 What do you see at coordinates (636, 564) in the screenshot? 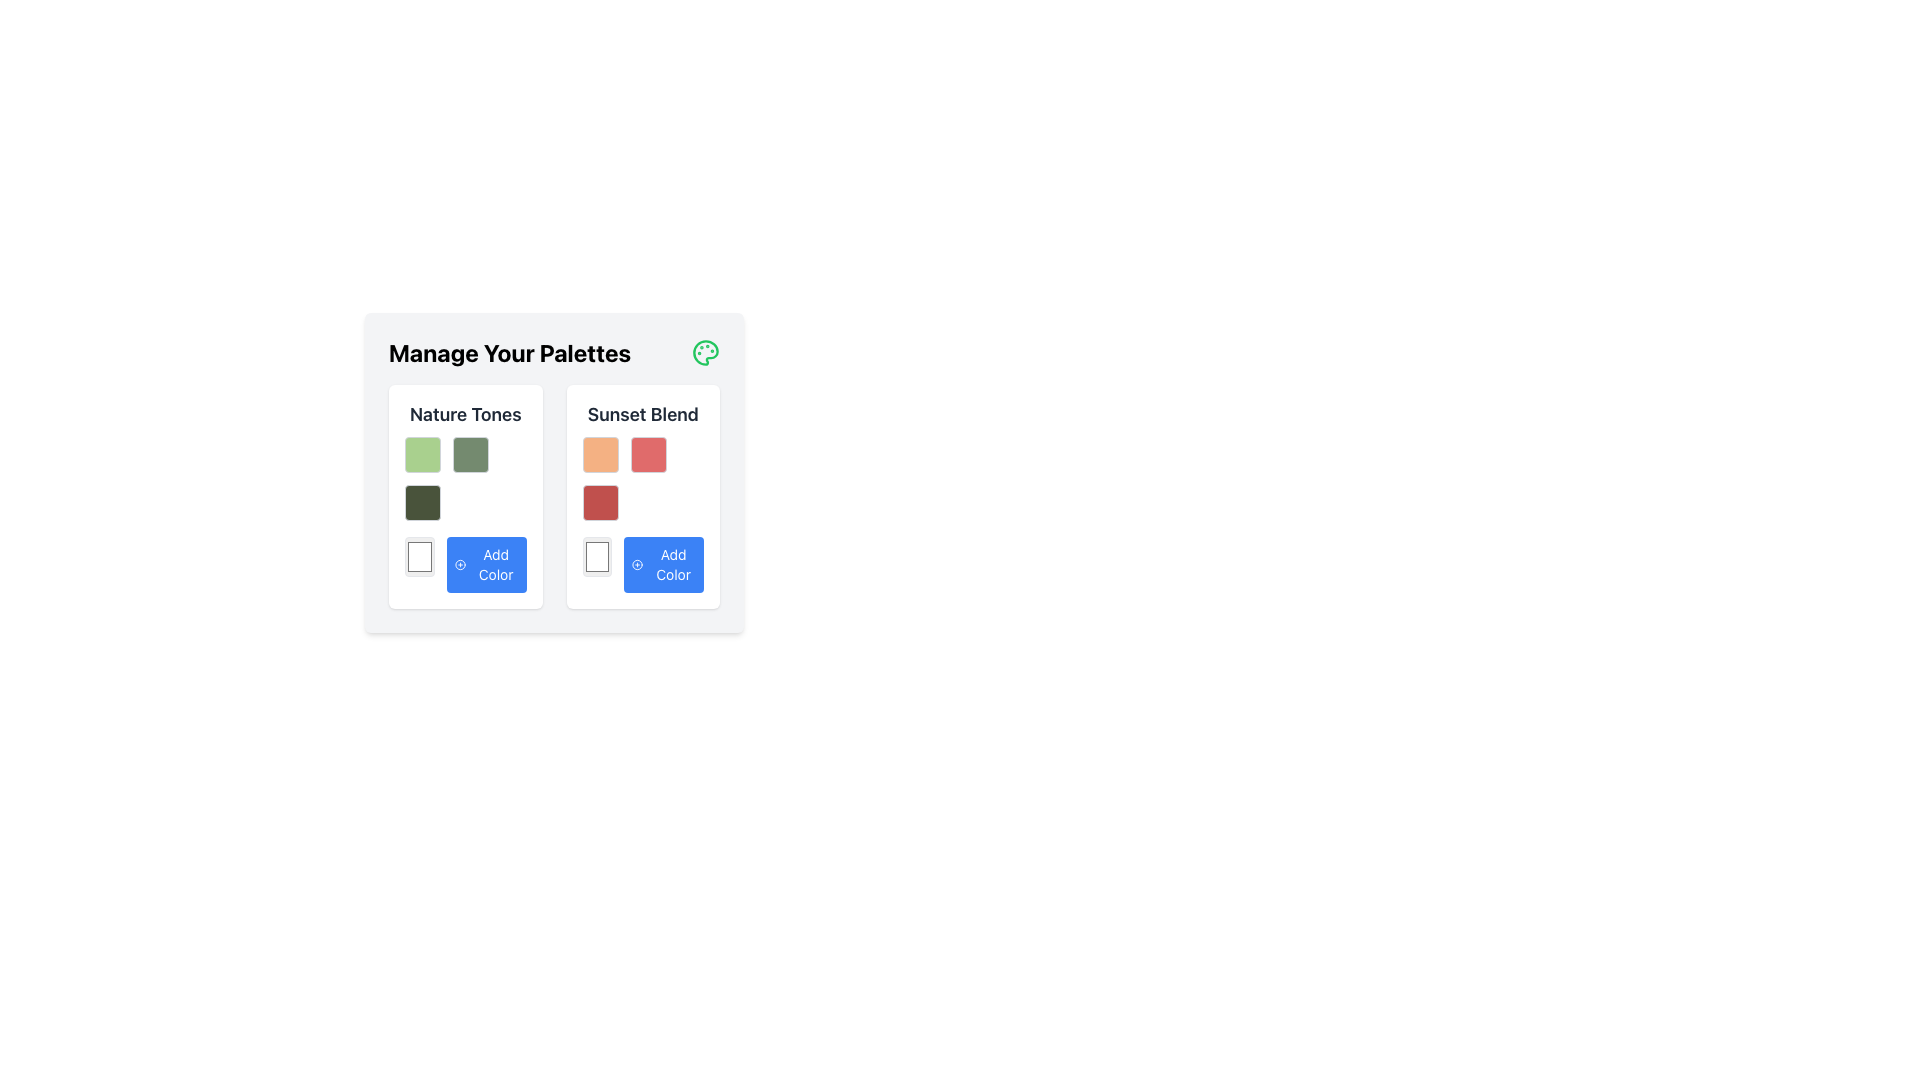
I see `the Circular SVG shape that serves as the base for the '+' icon in the 'Manage Your Palettes' interface, located at the bottom right` at bounding box center [636, 564].